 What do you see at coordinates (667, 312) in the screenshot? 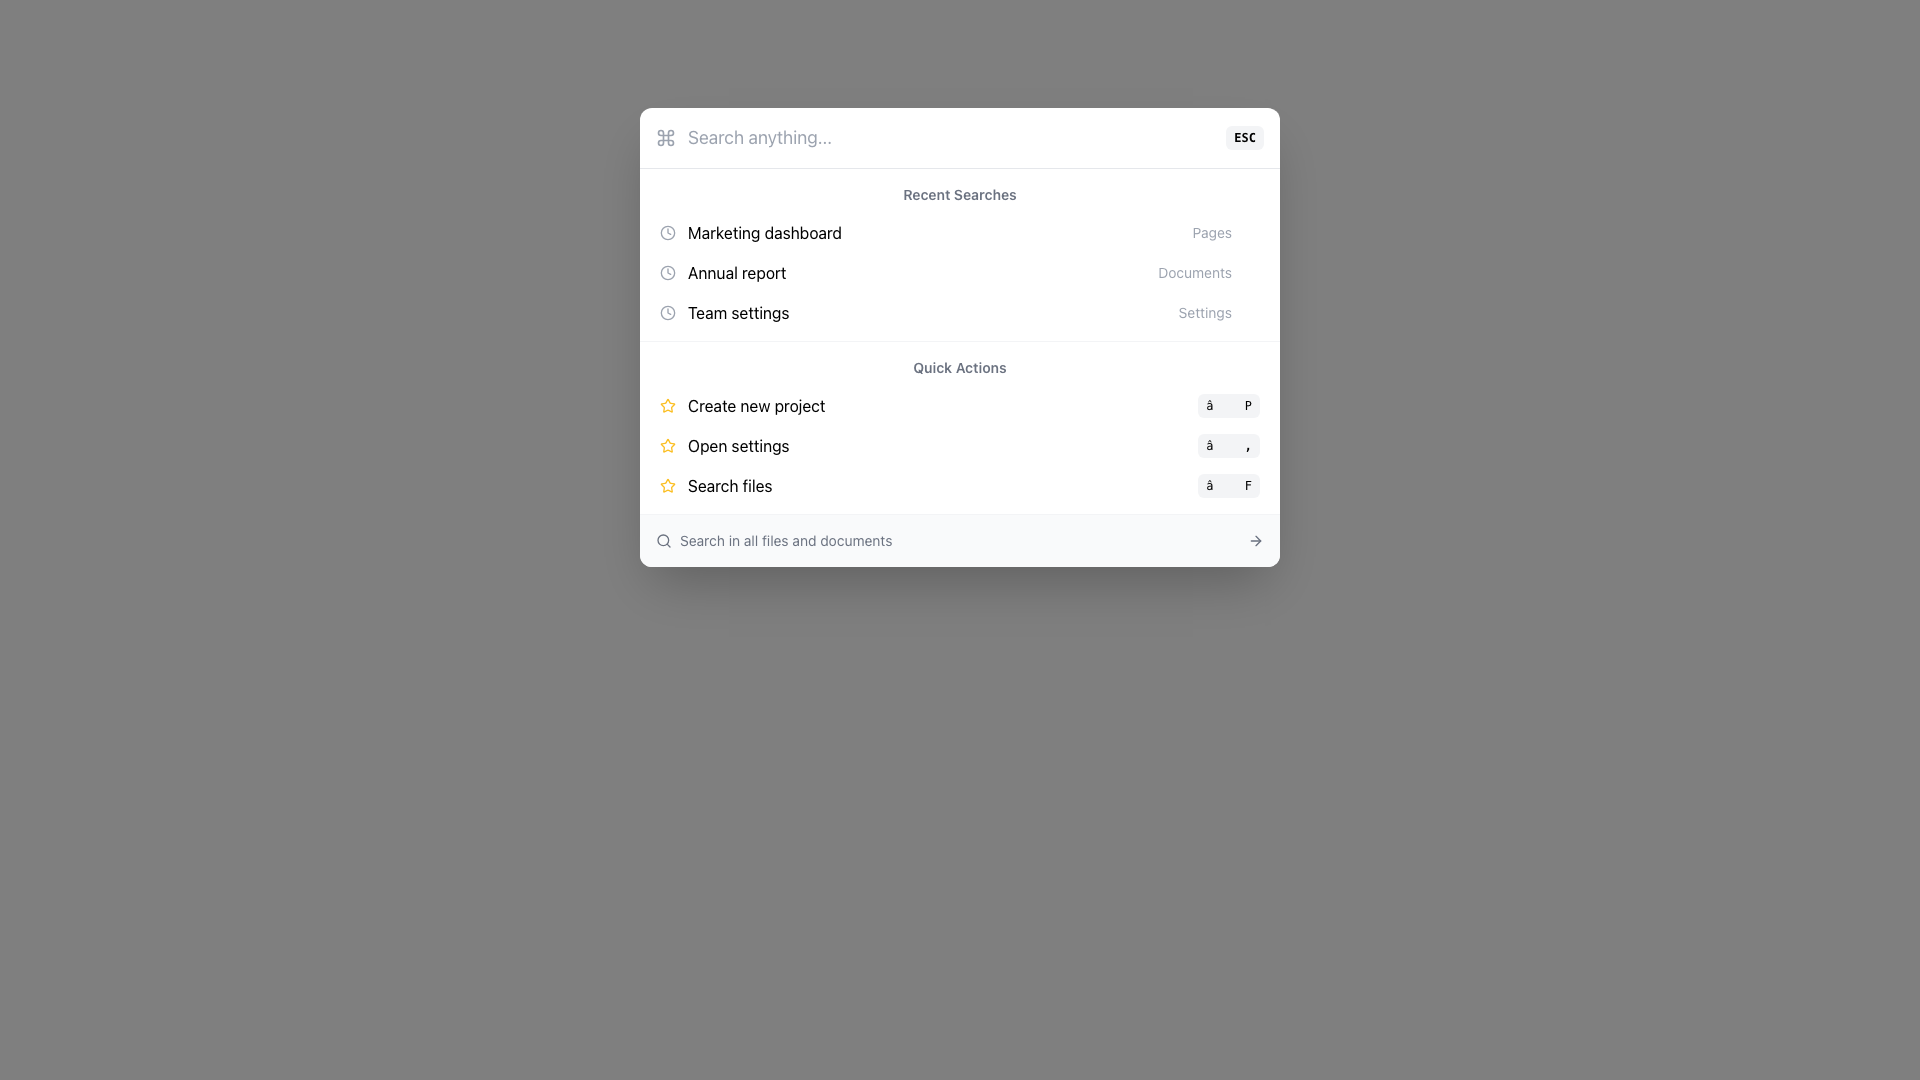
I see `the outermost circular part of the clock icon located within the 'Recent Searches' section, to the left of the 'Team settings' text` at bounding box center [667, 312].